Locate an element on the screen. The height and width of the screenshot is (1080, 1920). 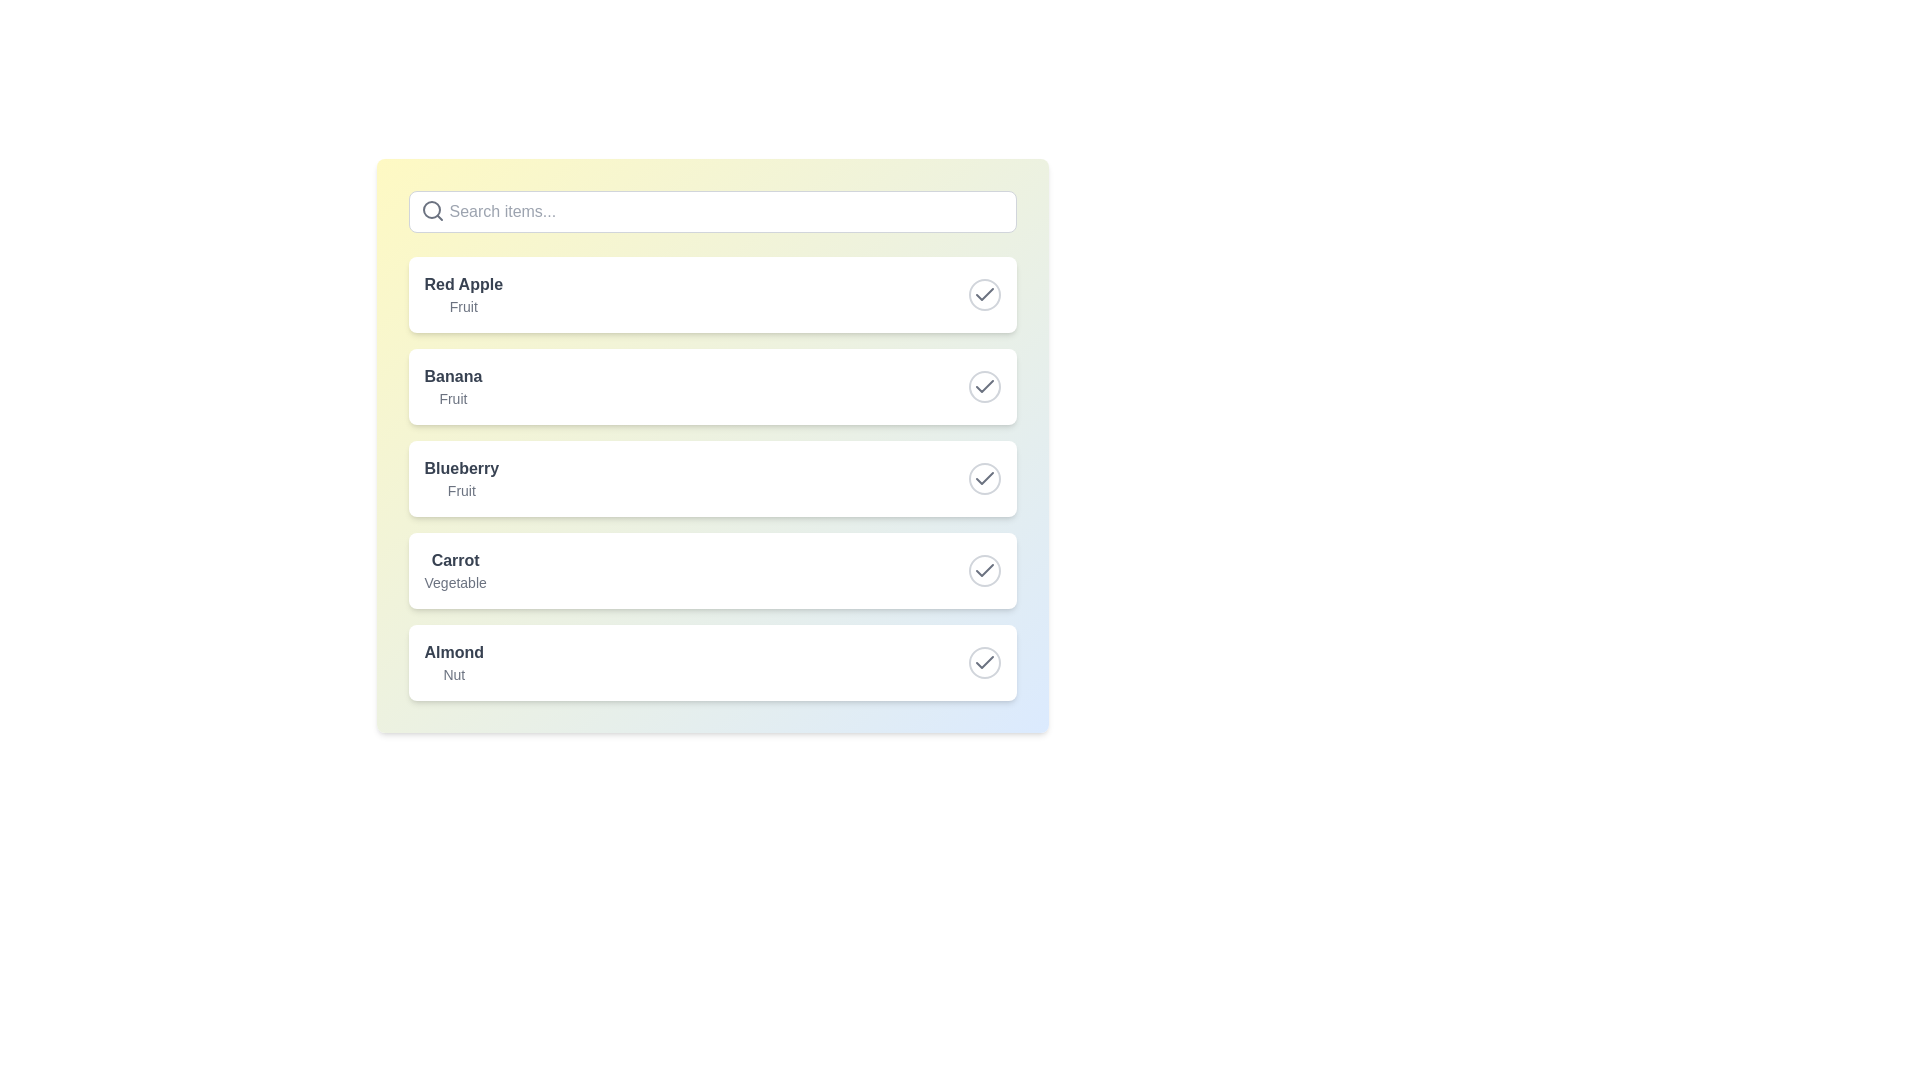
the selection or confirmation button associated with the 'Red Apple' item is located at coordinates (984, 294).